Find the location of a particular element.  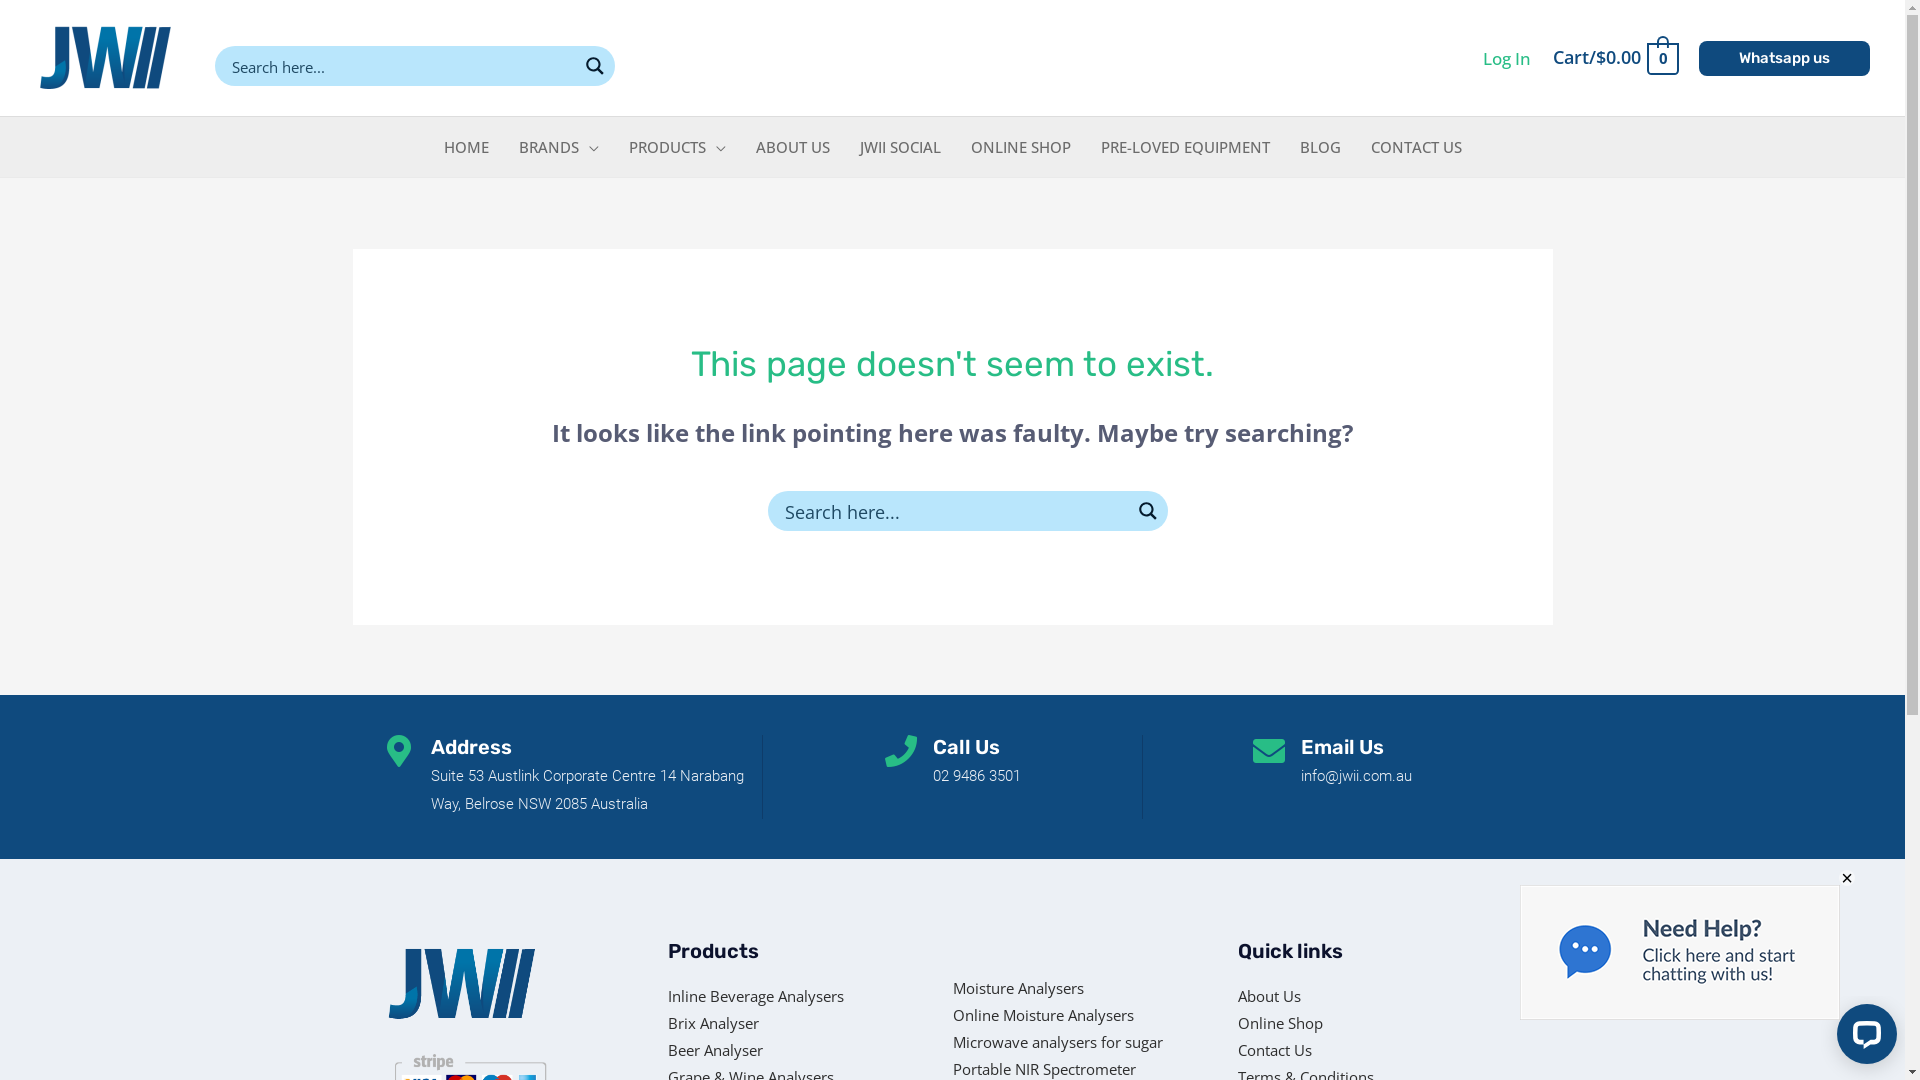

'BLOG' is located at coordinates (1319, 145).